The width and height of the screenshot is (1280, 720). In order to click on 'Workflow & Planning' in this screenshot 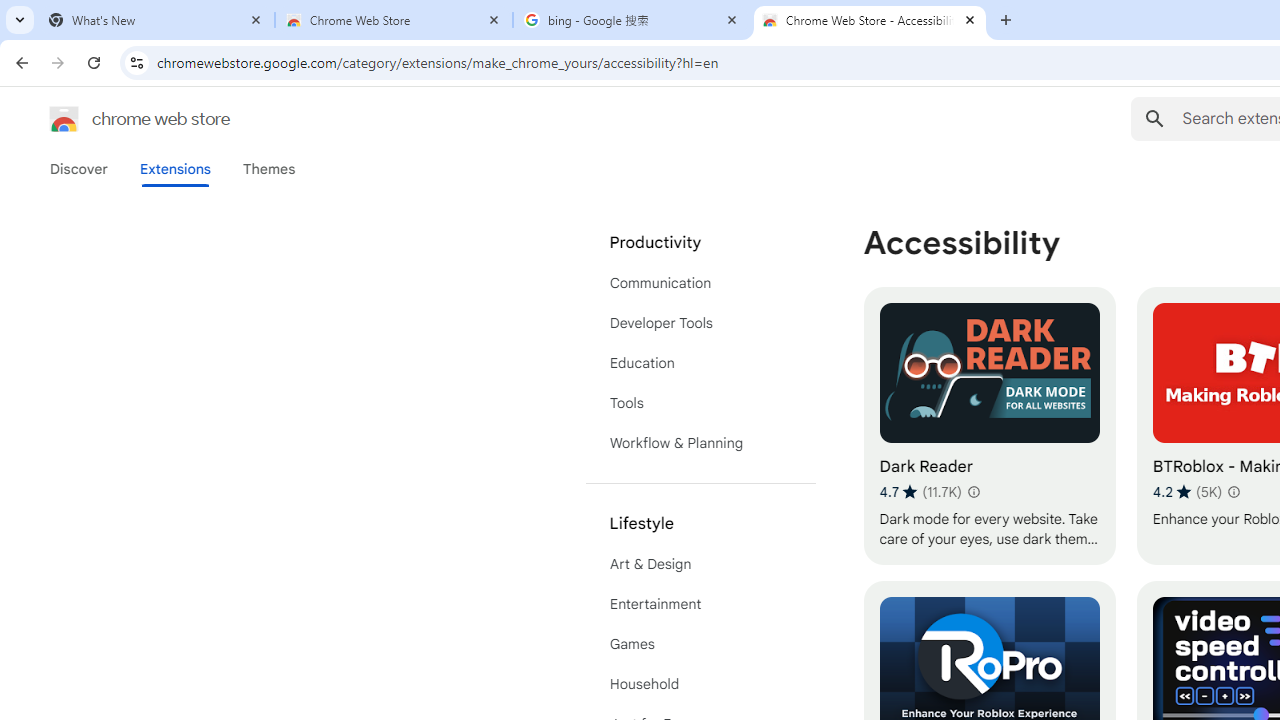, I will do `click(700, 442)`.